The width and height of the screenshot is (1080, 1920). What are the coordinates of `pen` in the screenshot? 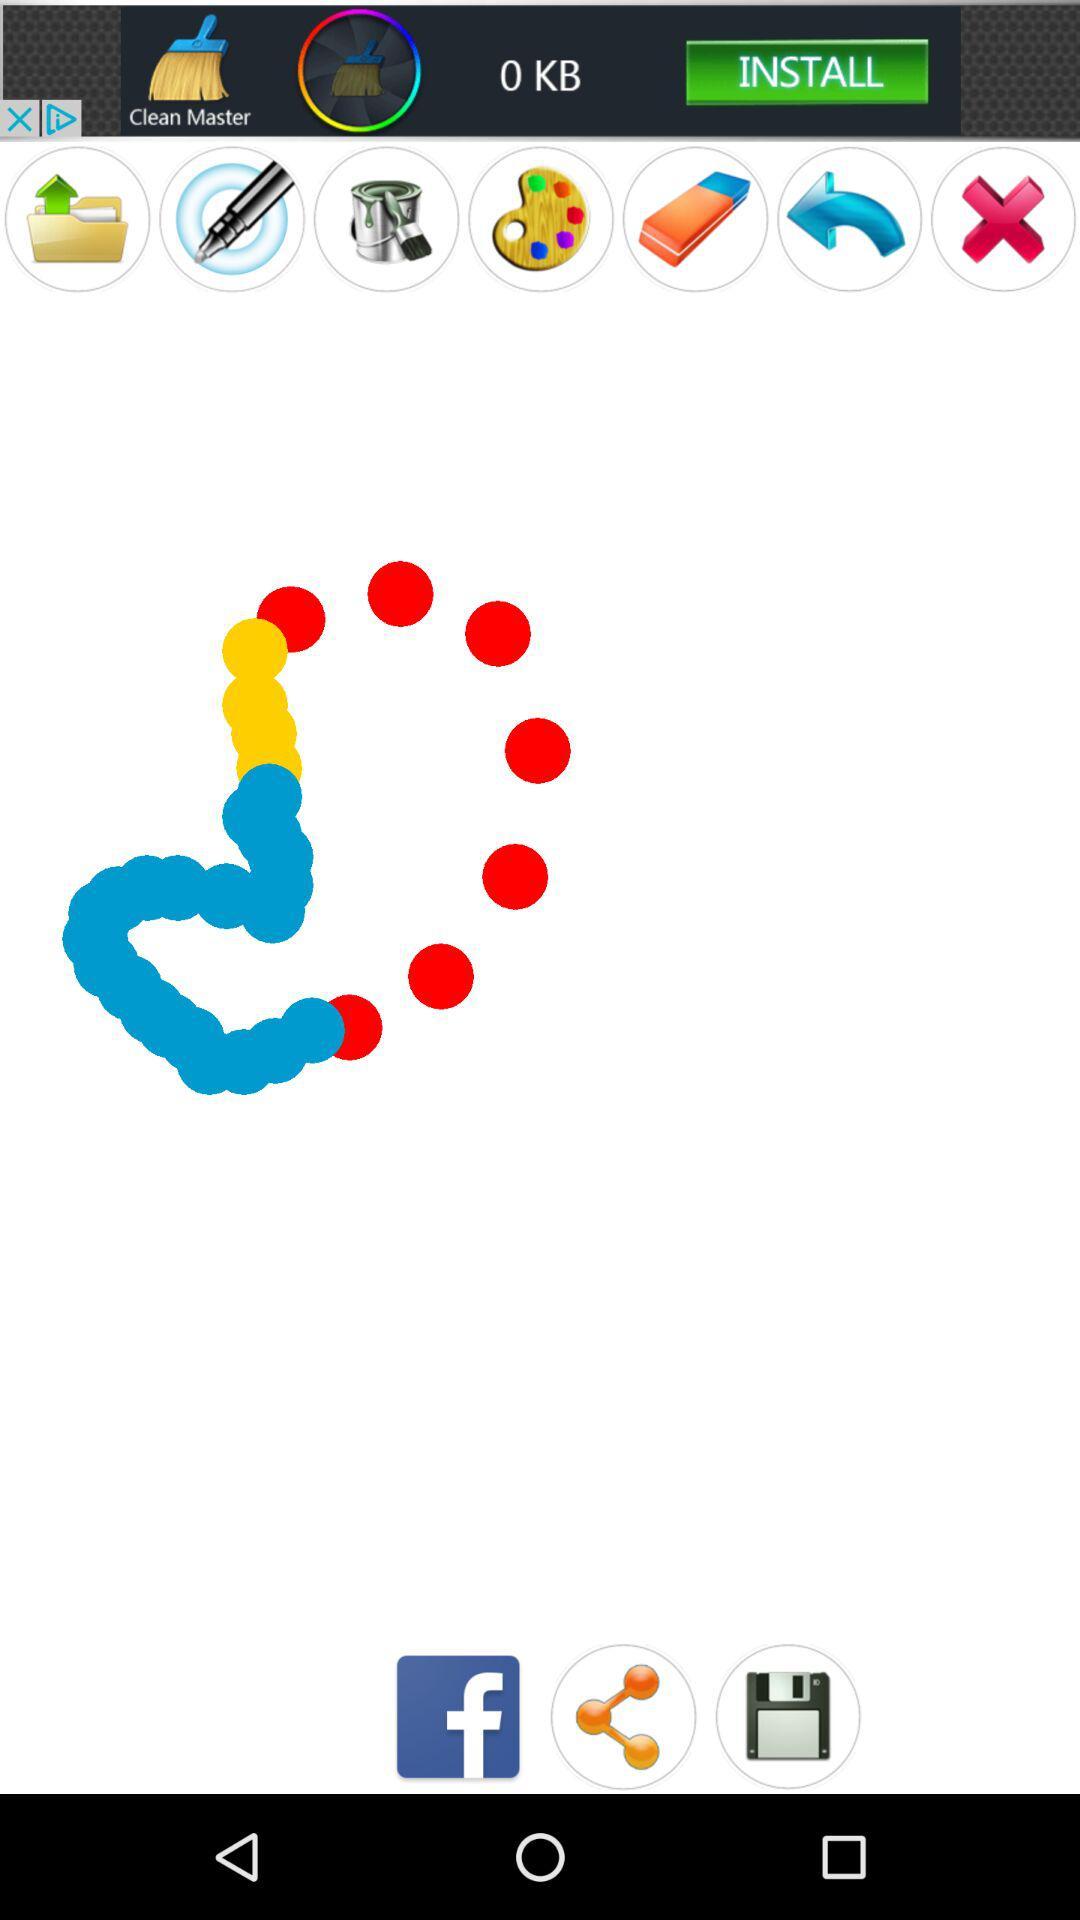 It's located at (230, 219).